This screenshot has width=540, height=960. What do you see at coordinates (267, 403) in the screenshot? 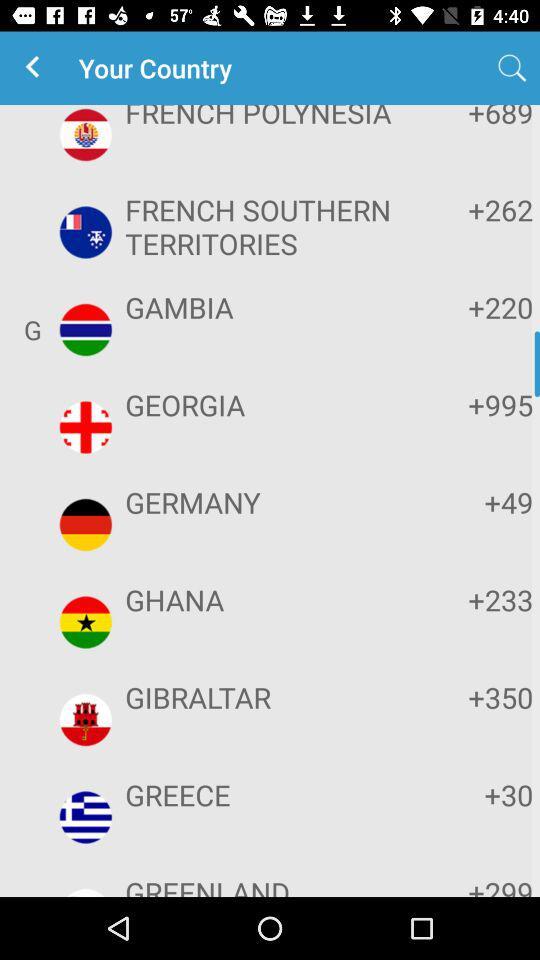
I see `item below gambia` at bounding box center [267, 403].